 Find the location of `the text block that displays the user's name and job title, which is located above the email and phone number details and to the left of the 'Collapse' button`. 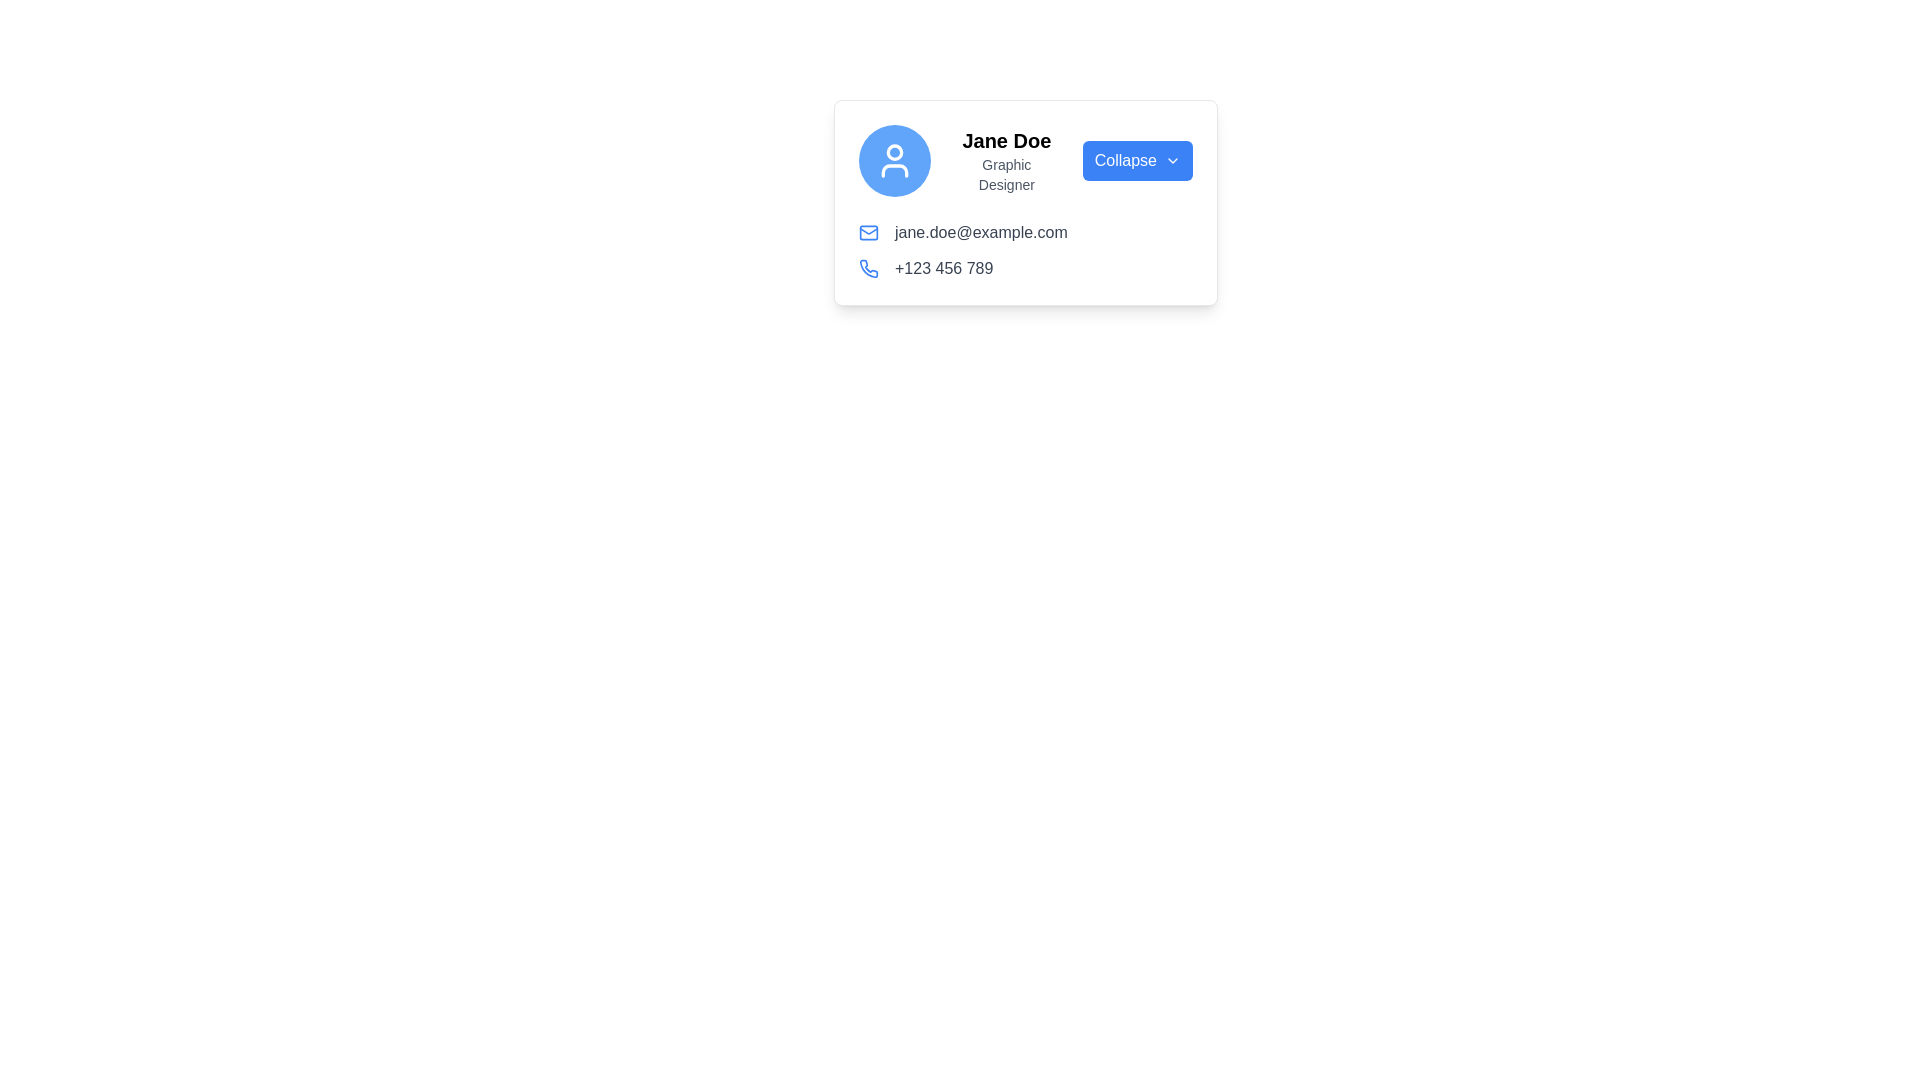

the text block that displays the user's name and job title, which is located above the email and phone number details and to the left of the 'Collapse' button is located at coordinates (1006, 160).